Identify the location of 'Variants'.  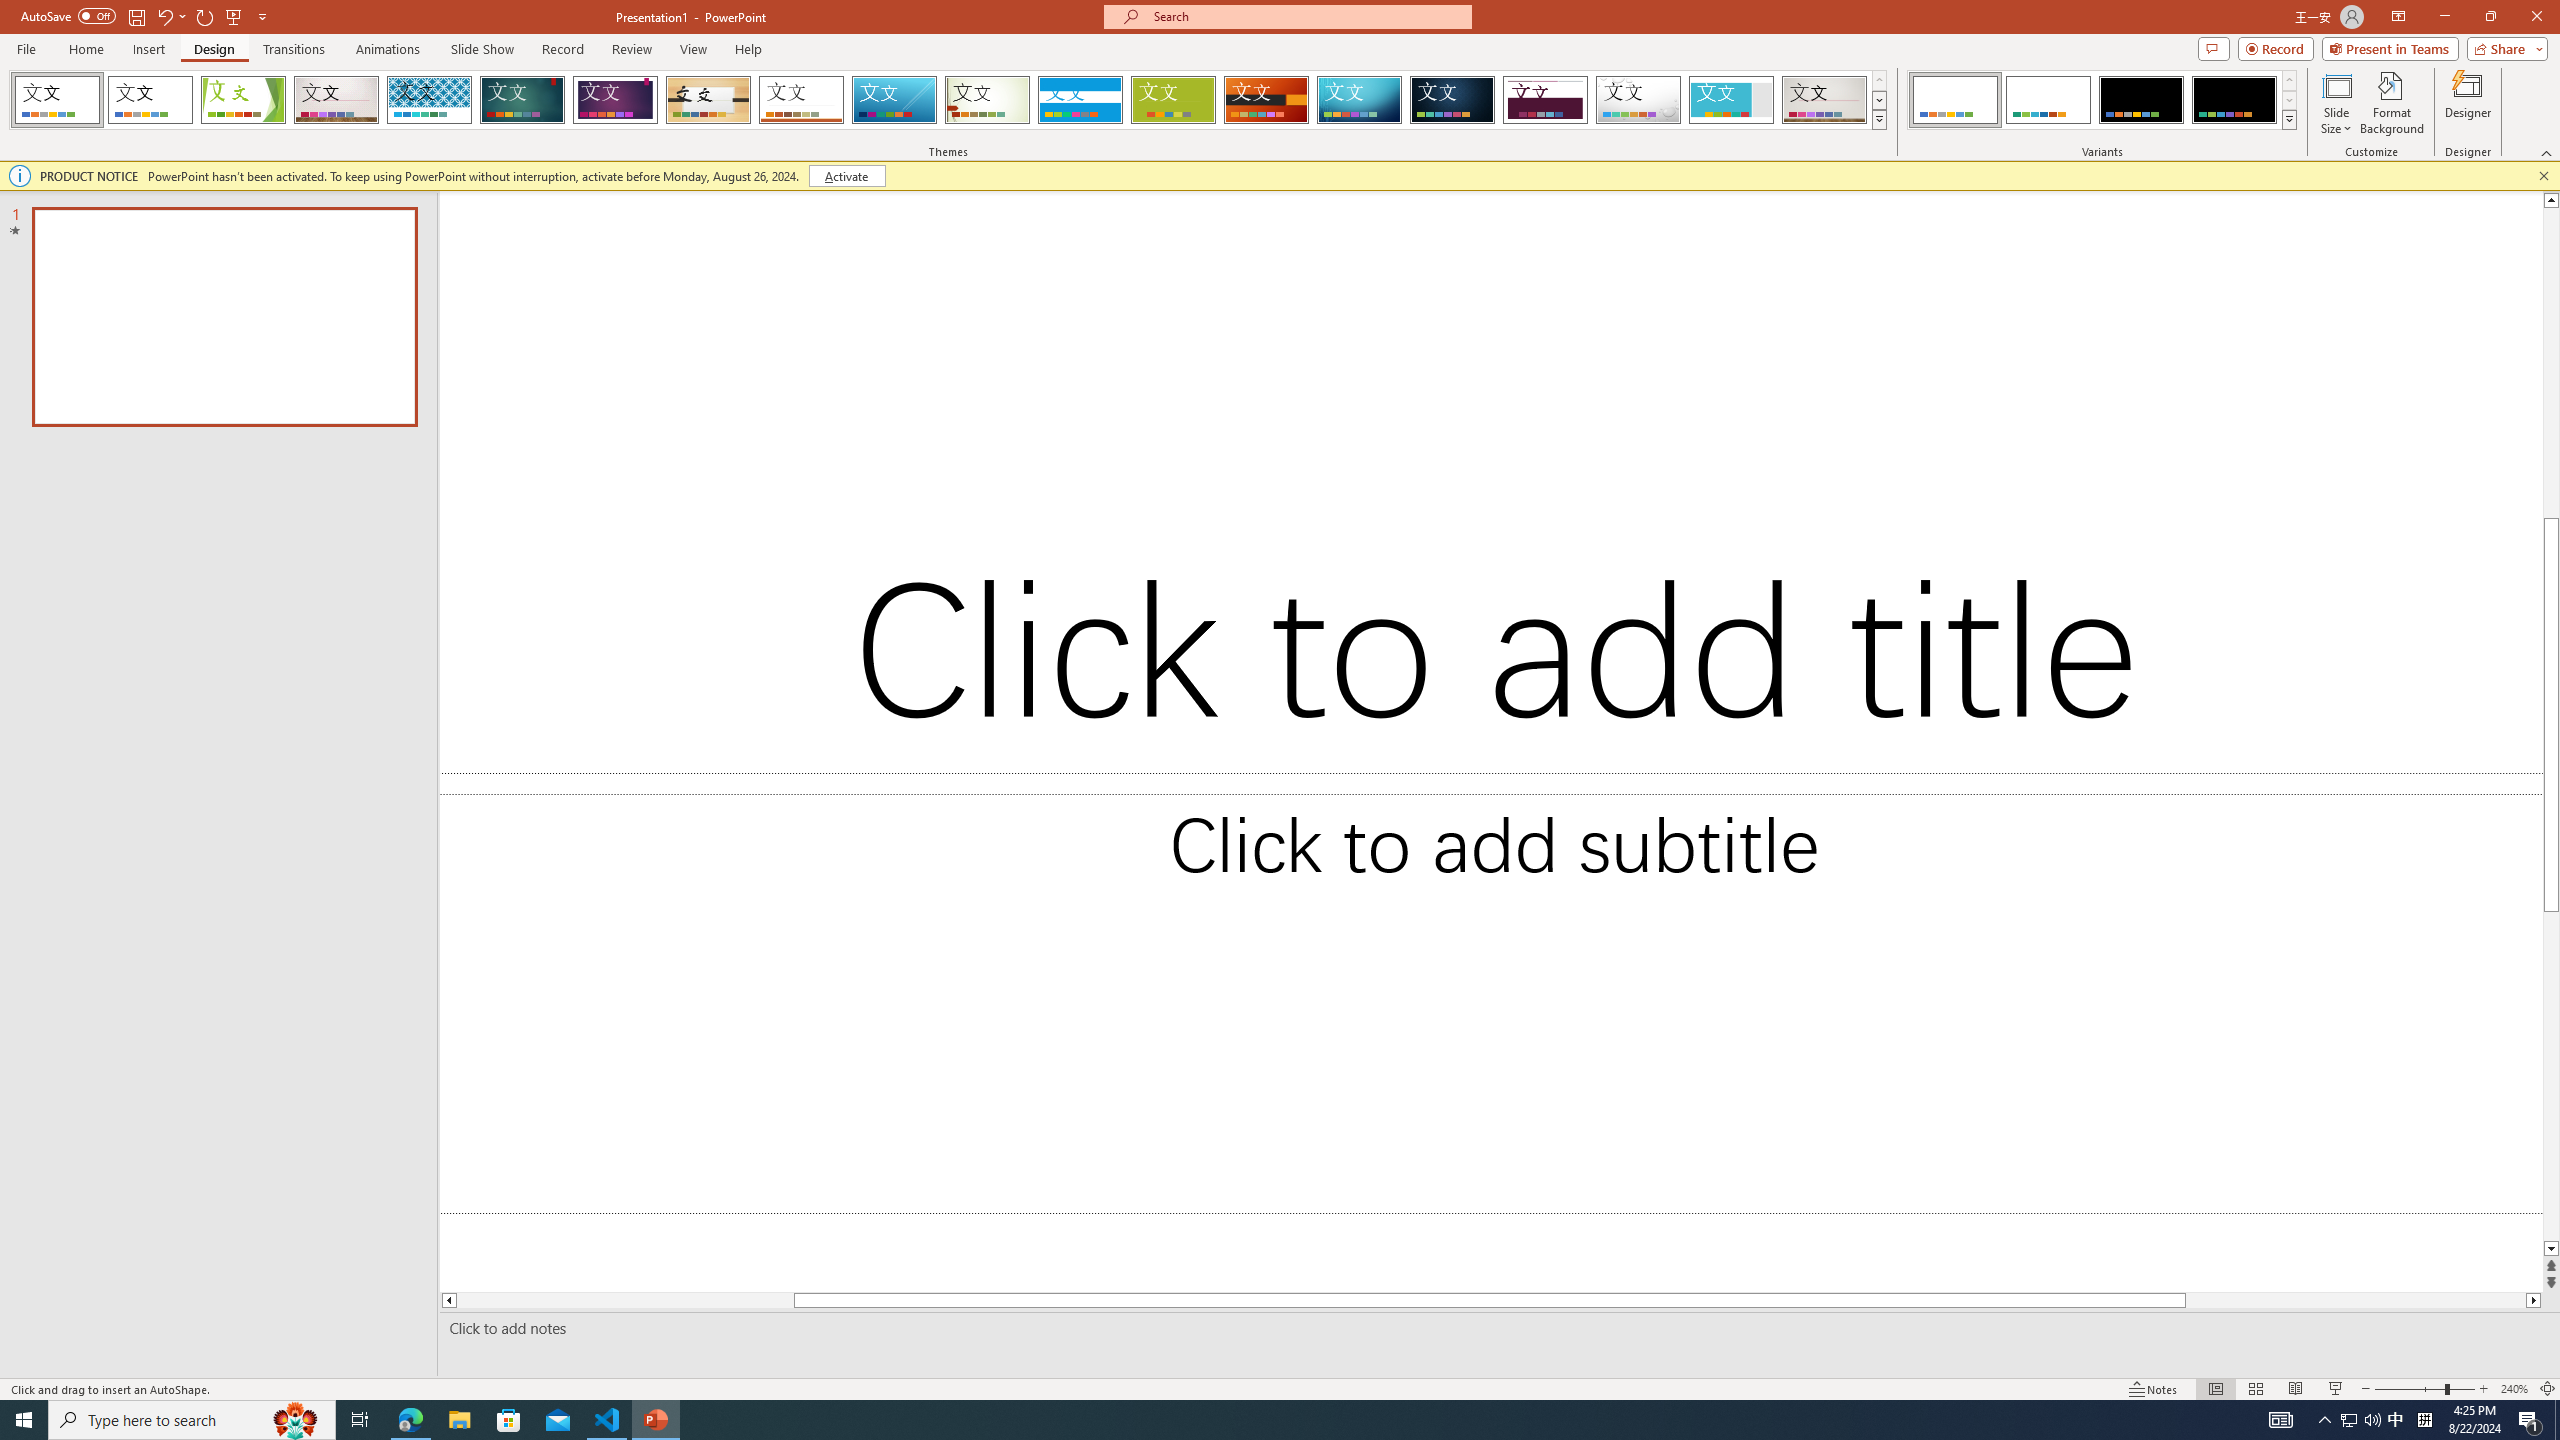
(2287, 118).